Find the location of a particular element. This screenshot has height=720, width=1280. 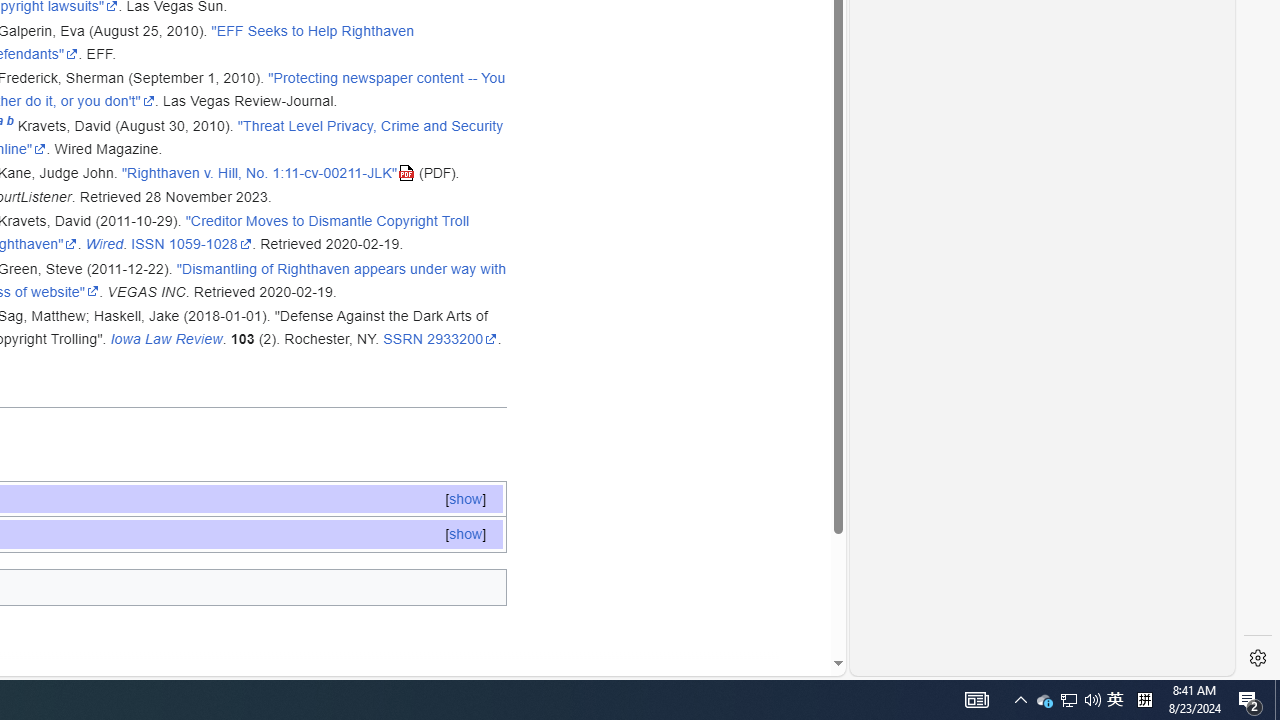

'b' is located at coordinates (10, 125).